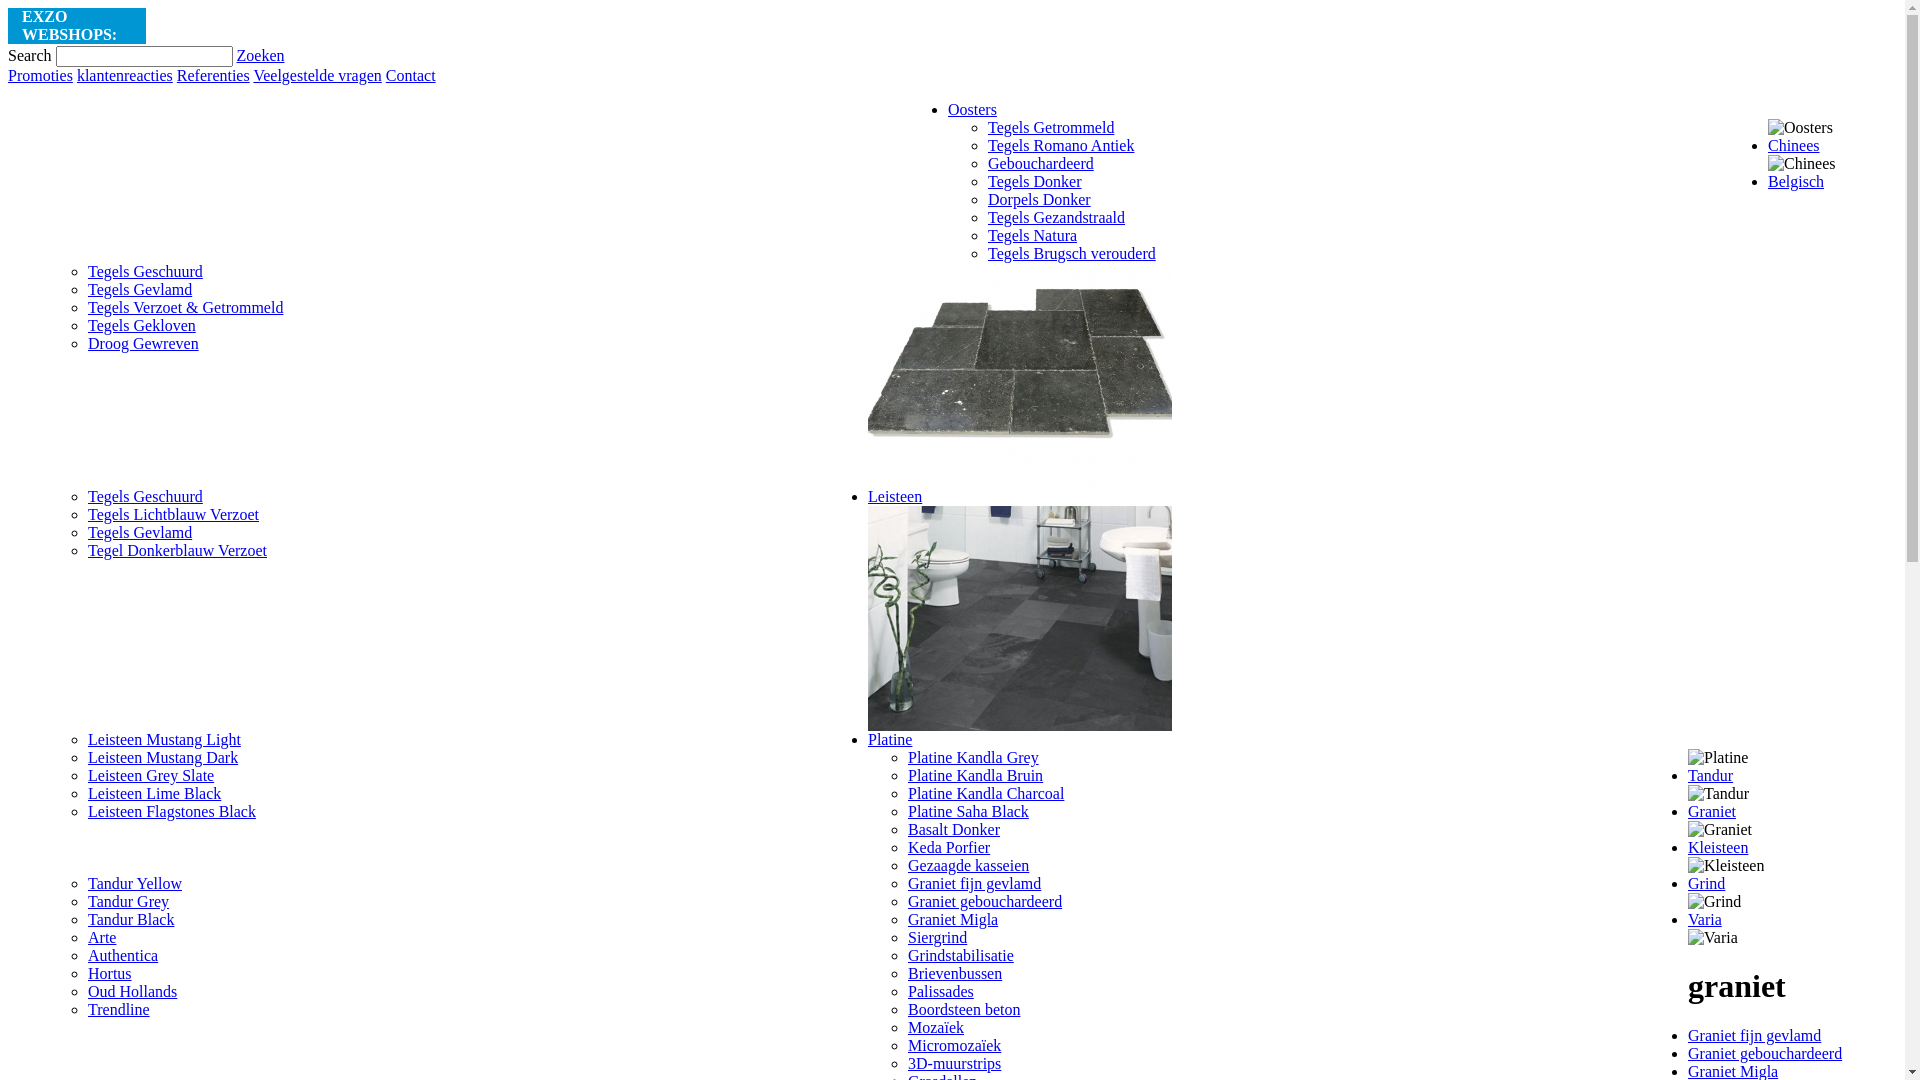 This screenshot has height=1080, width=1920. Describe the element at coordinates (1705, 882) in the screenshot. I see `'Grind'` at that location.